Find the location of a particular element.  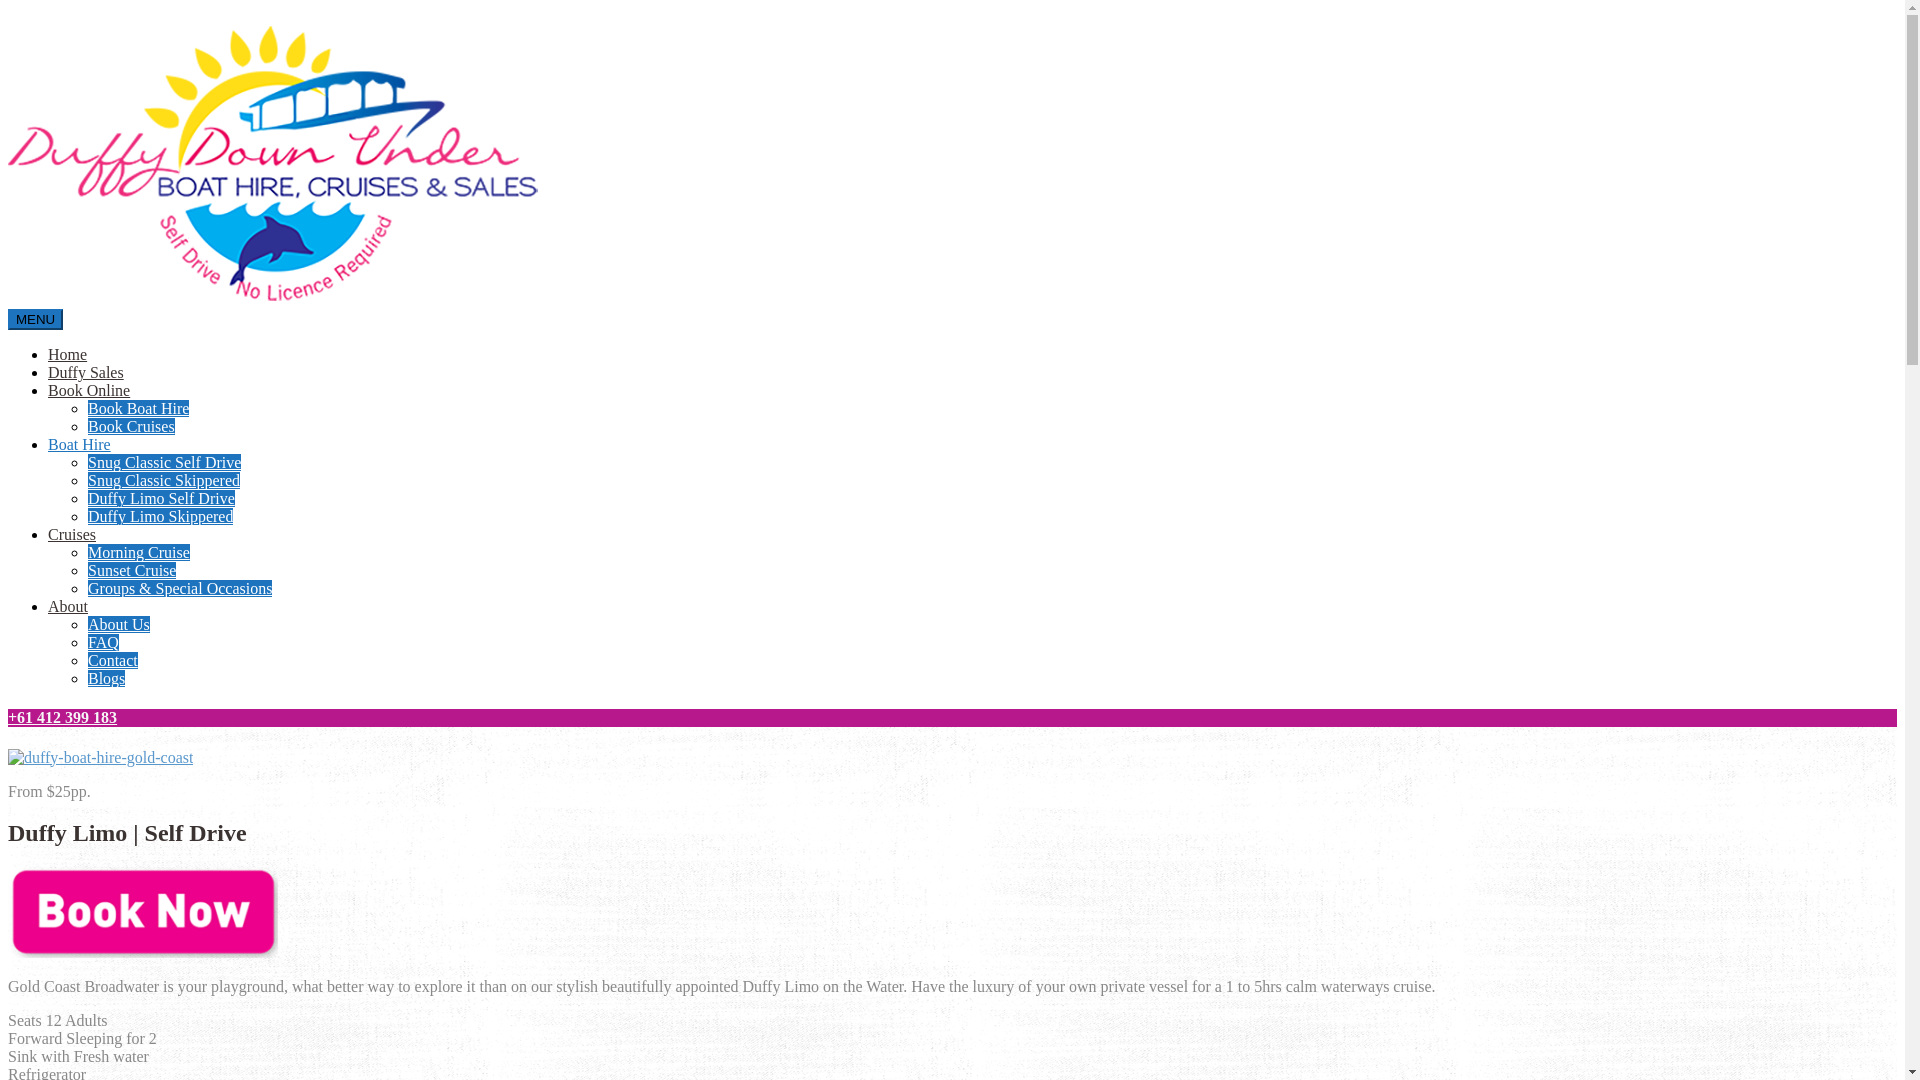

'Book Cruises' is located at coordinates (130, 425).